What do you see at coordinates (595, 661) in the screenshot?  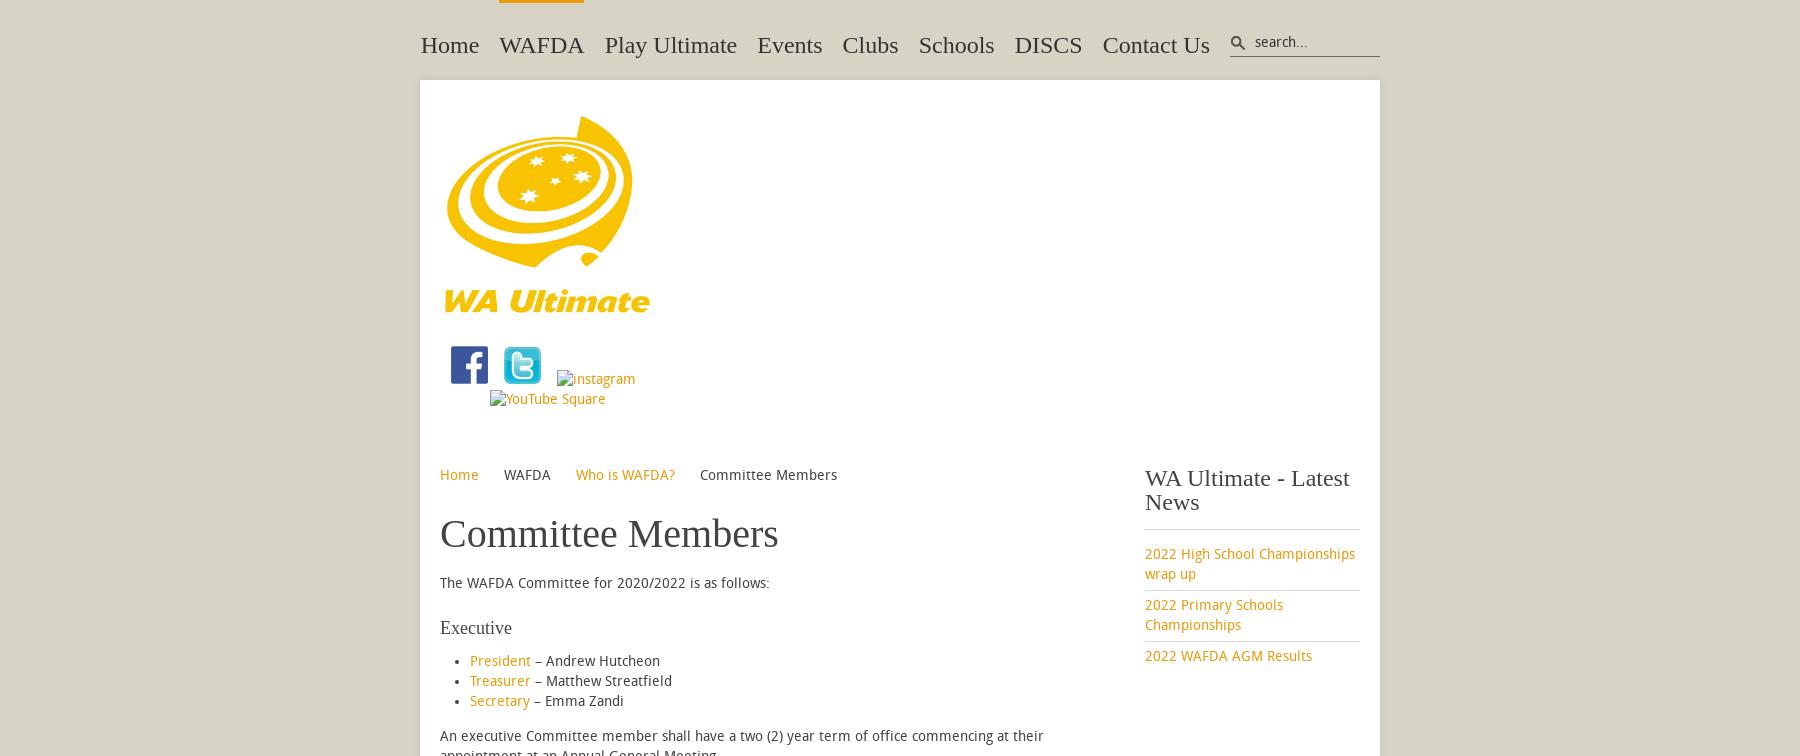 I see `'– Andrew Hutcheon'` at bounding box center [595, 661].